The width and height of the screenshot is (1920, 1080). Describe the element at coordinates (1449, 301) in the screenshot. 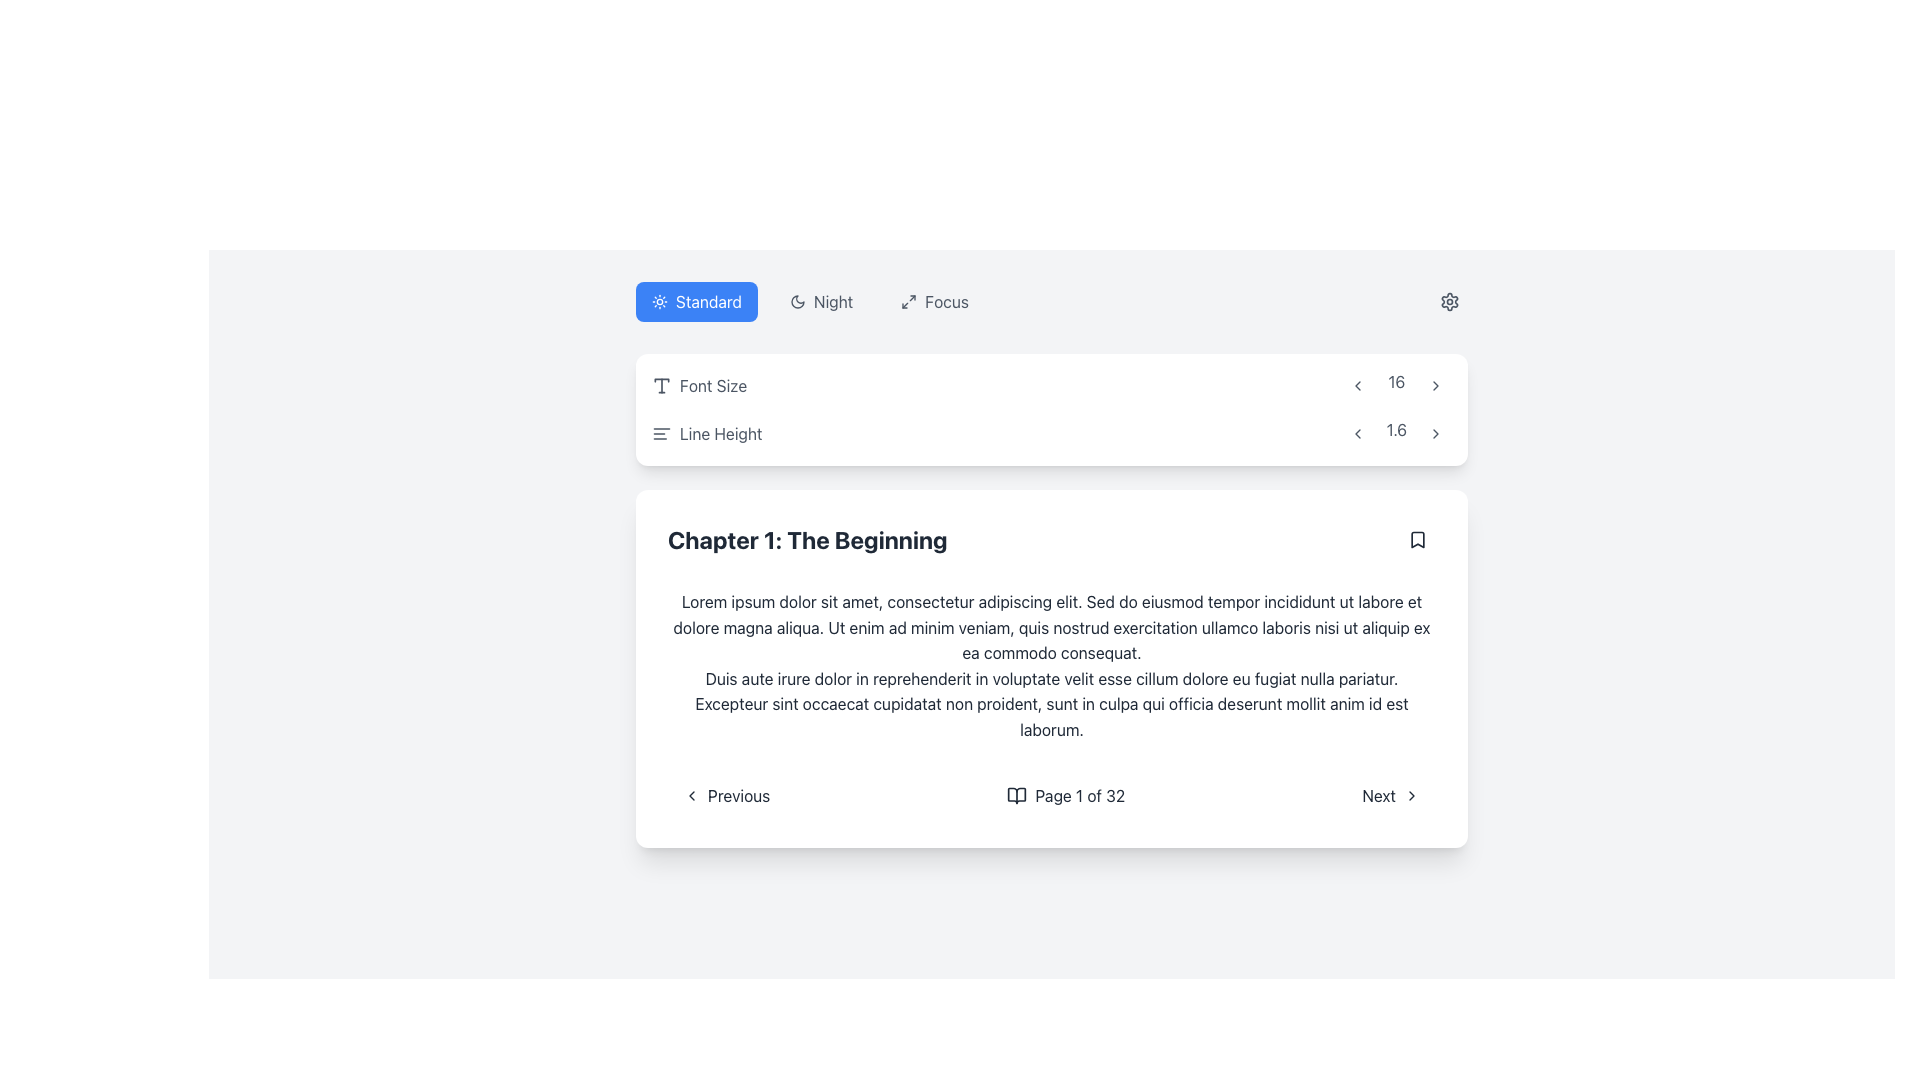

I see `the settings icon within the interactive button located at the top-right corner of the user interface` at that location.